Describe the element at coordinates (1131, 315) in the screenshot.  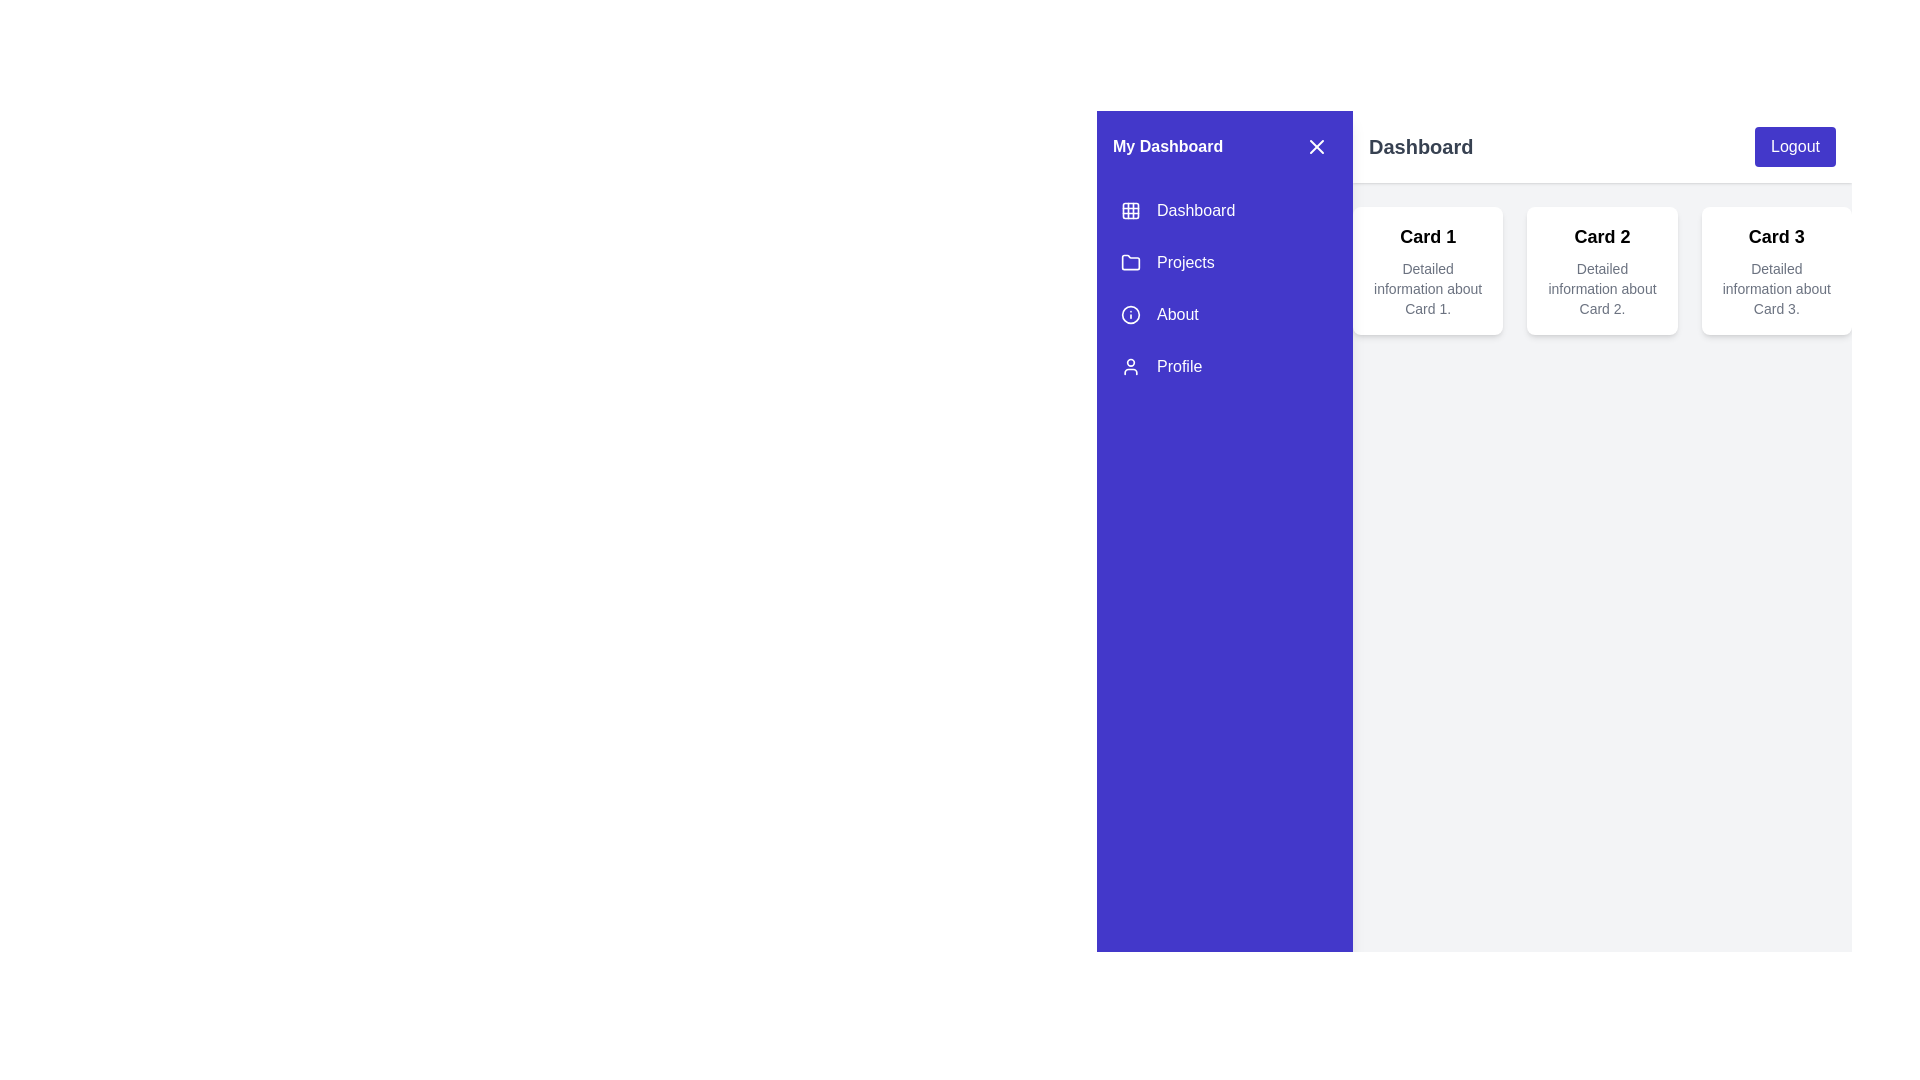
I see `the outlined information icon located to the left of the 'About' text in the vertical menu layout` at that location.